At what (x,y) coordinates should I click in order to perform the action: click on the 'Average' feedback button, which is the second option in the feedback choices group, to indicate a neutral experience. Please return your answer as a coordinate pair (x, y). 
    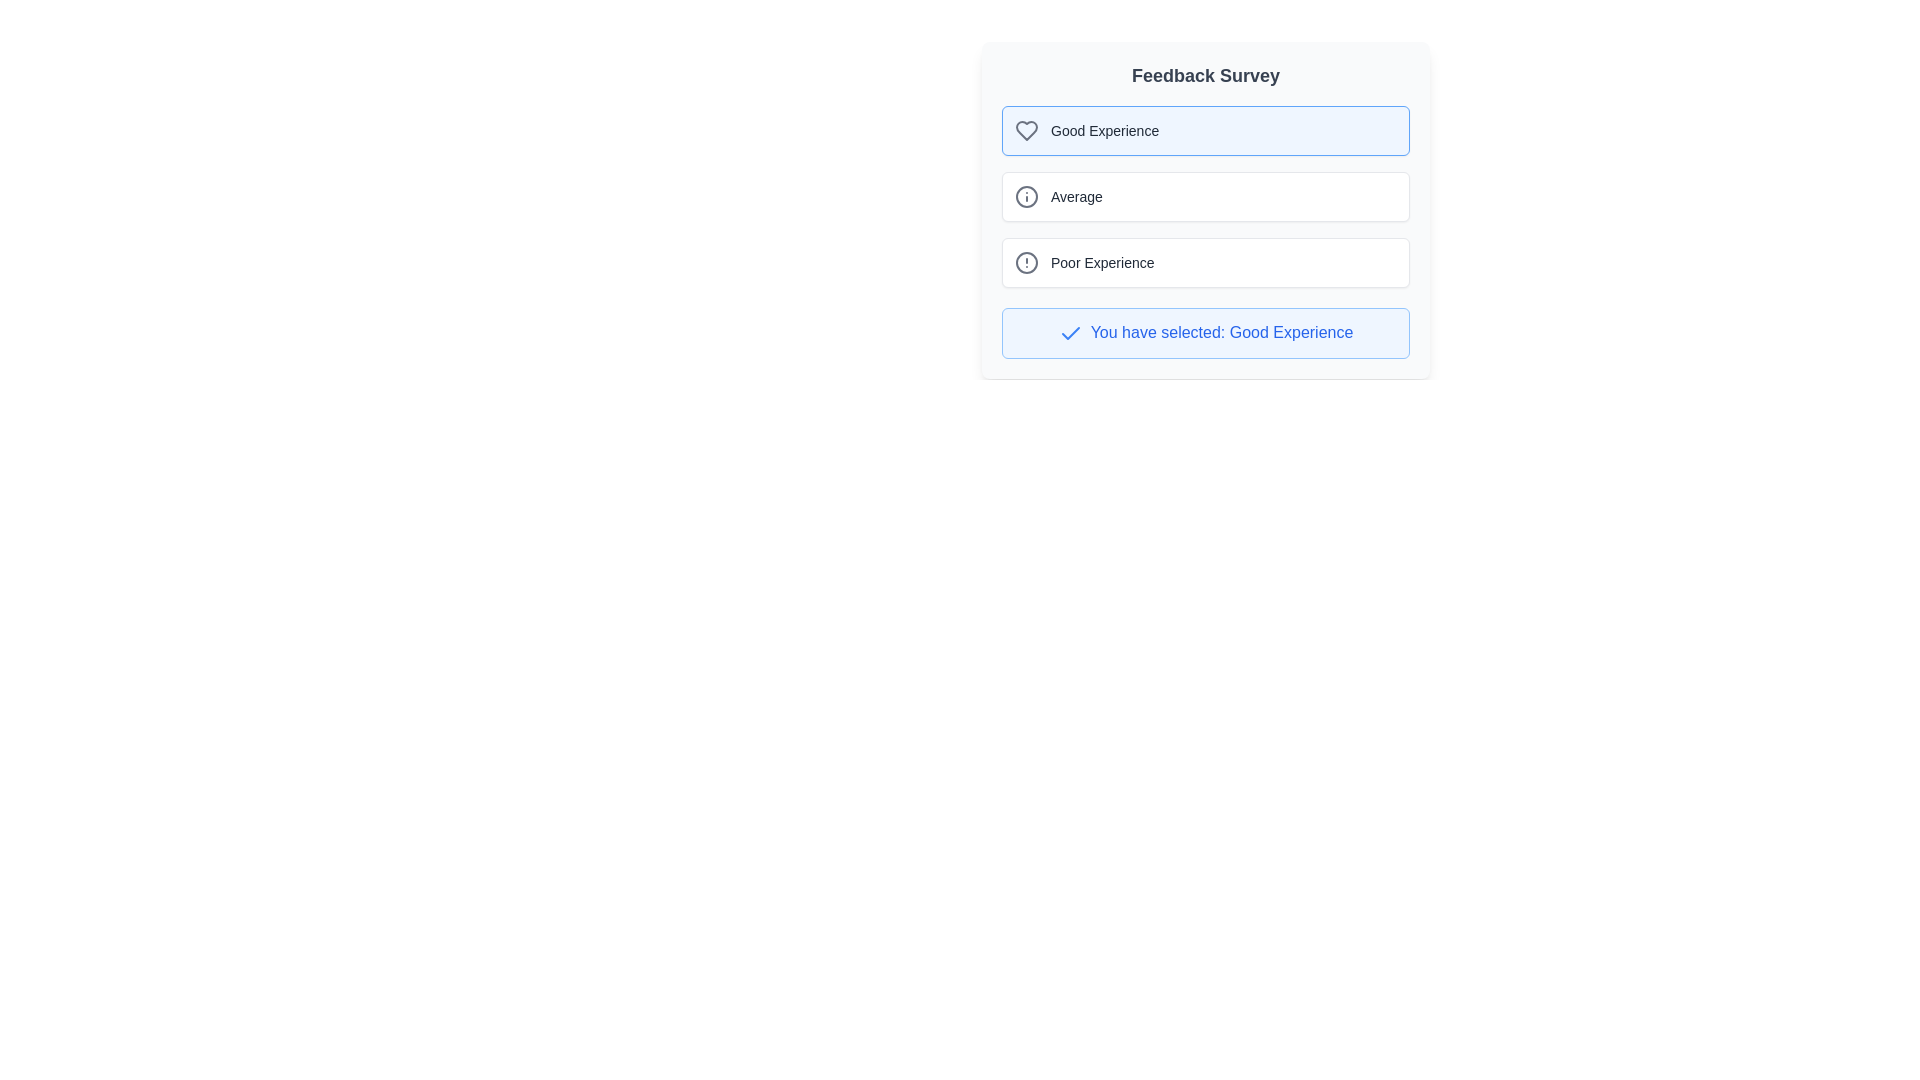
    Looking at the image, I should click on (1204, 196).